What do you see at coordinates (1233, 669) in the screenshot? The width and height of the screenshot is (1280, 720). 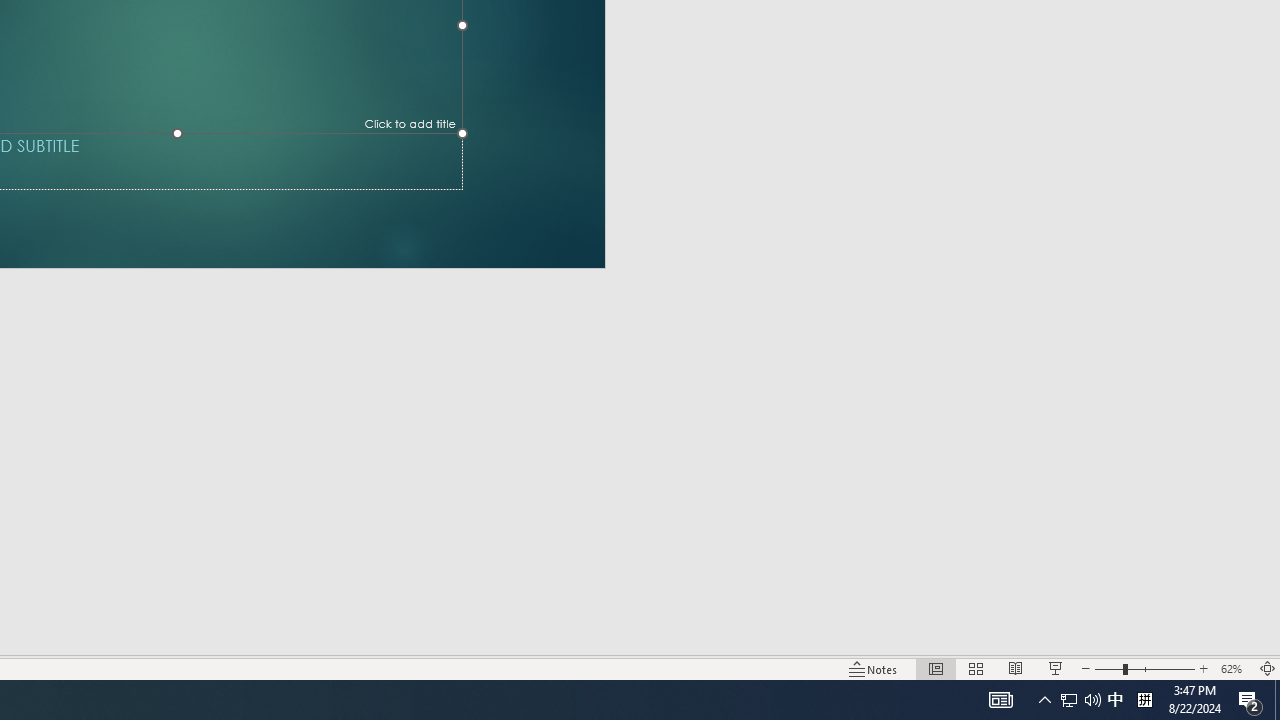 I see `'Zoom 62%'` at bounding box center [1233, 669].